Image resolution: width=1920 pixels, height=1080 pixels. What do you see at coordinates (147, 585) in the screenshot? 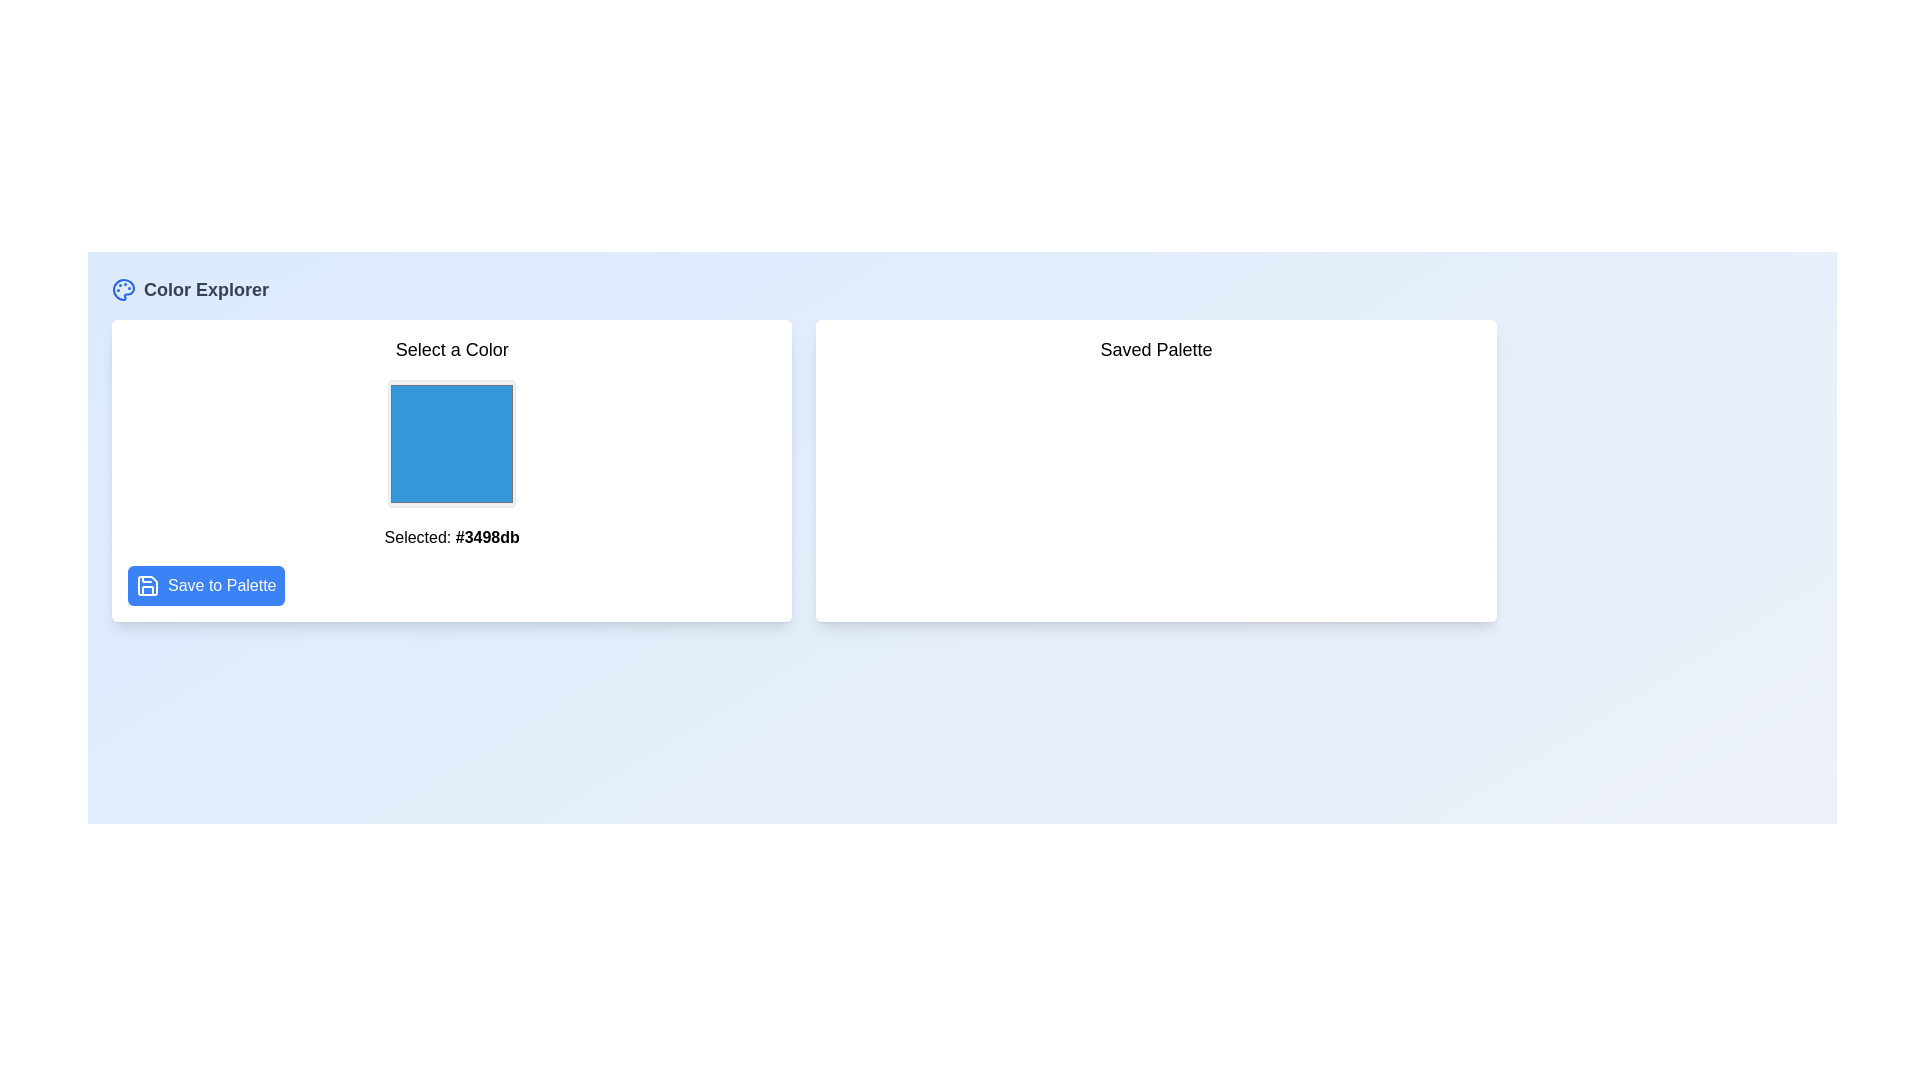
I see `the 'Save to Palette' button located at the bottom left of the first section in the Color Explorer interface, which contains a disk icon associated with a 'save' action` at bounding box center [147, 585].